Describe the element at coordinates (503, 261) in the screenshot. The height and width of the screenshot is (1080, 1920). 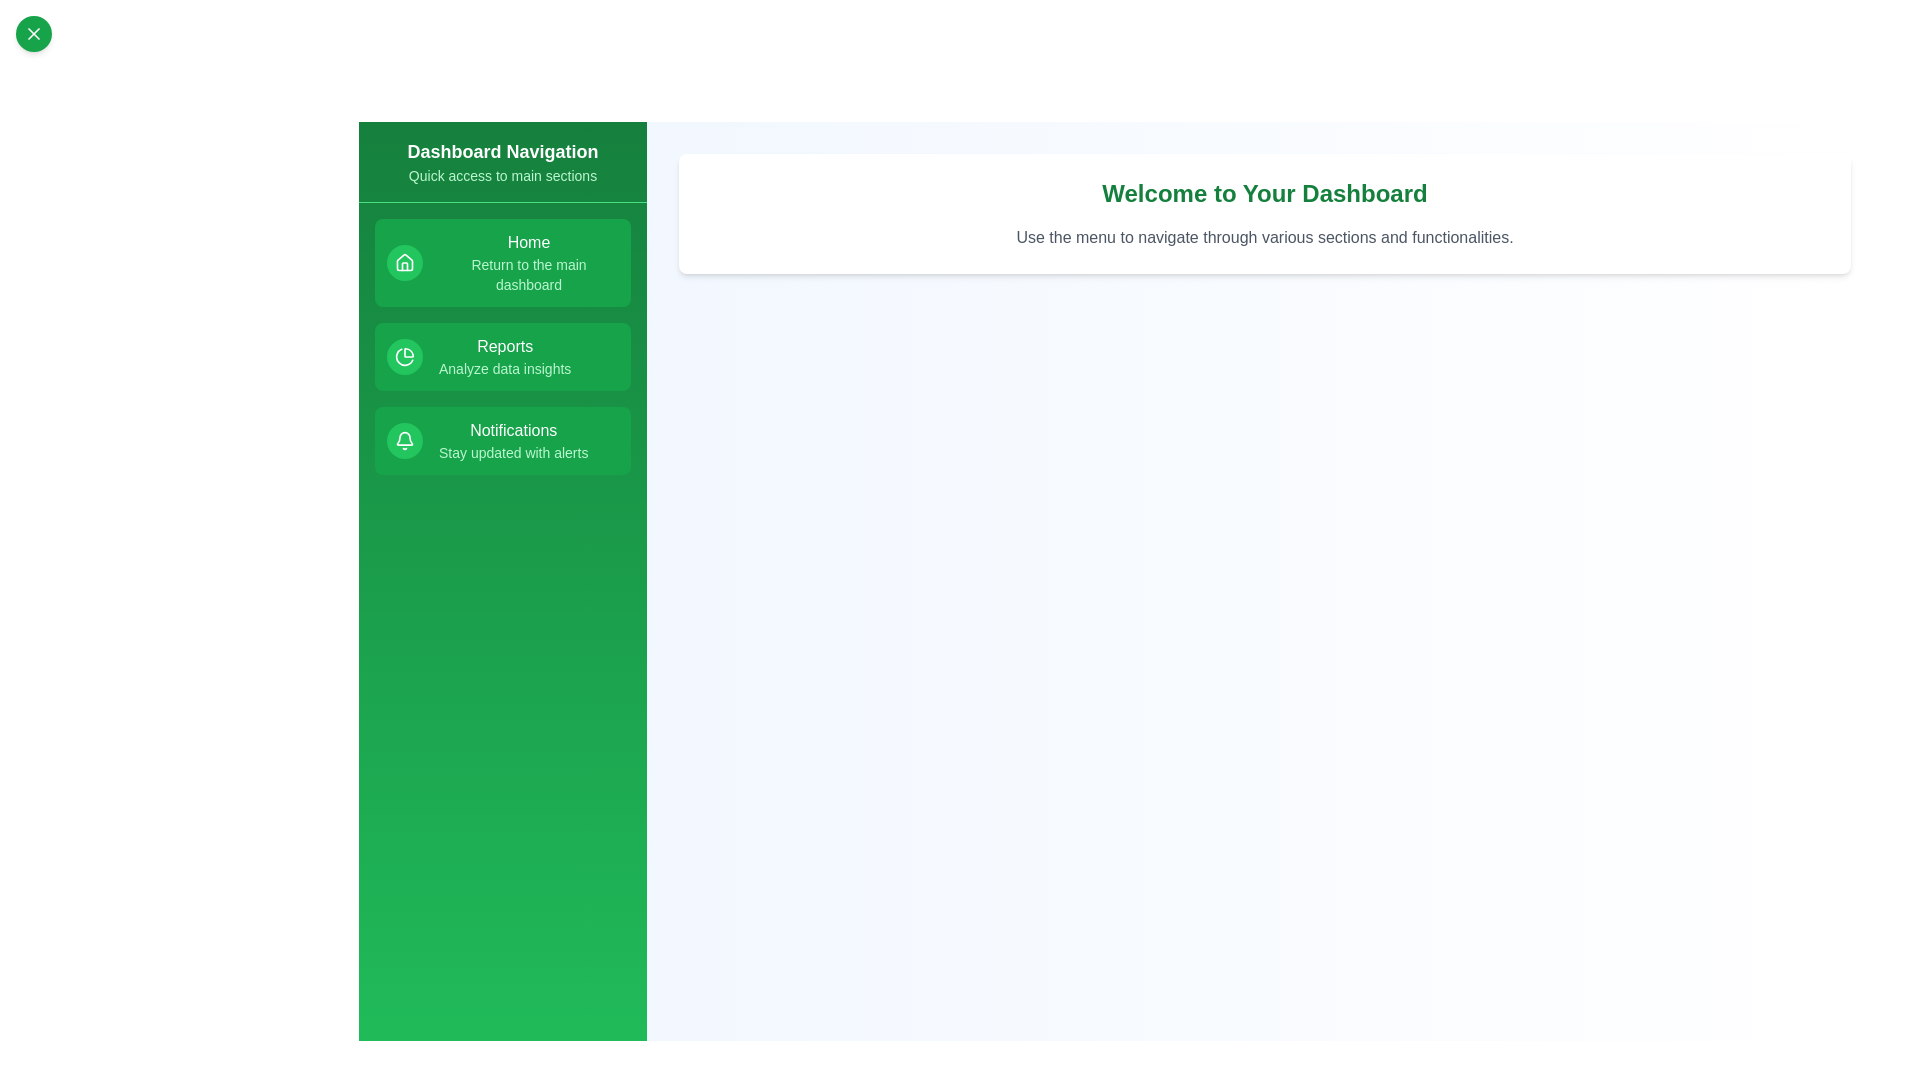
I see `the menu item corresponding to Home to navigate to its section` at that location.